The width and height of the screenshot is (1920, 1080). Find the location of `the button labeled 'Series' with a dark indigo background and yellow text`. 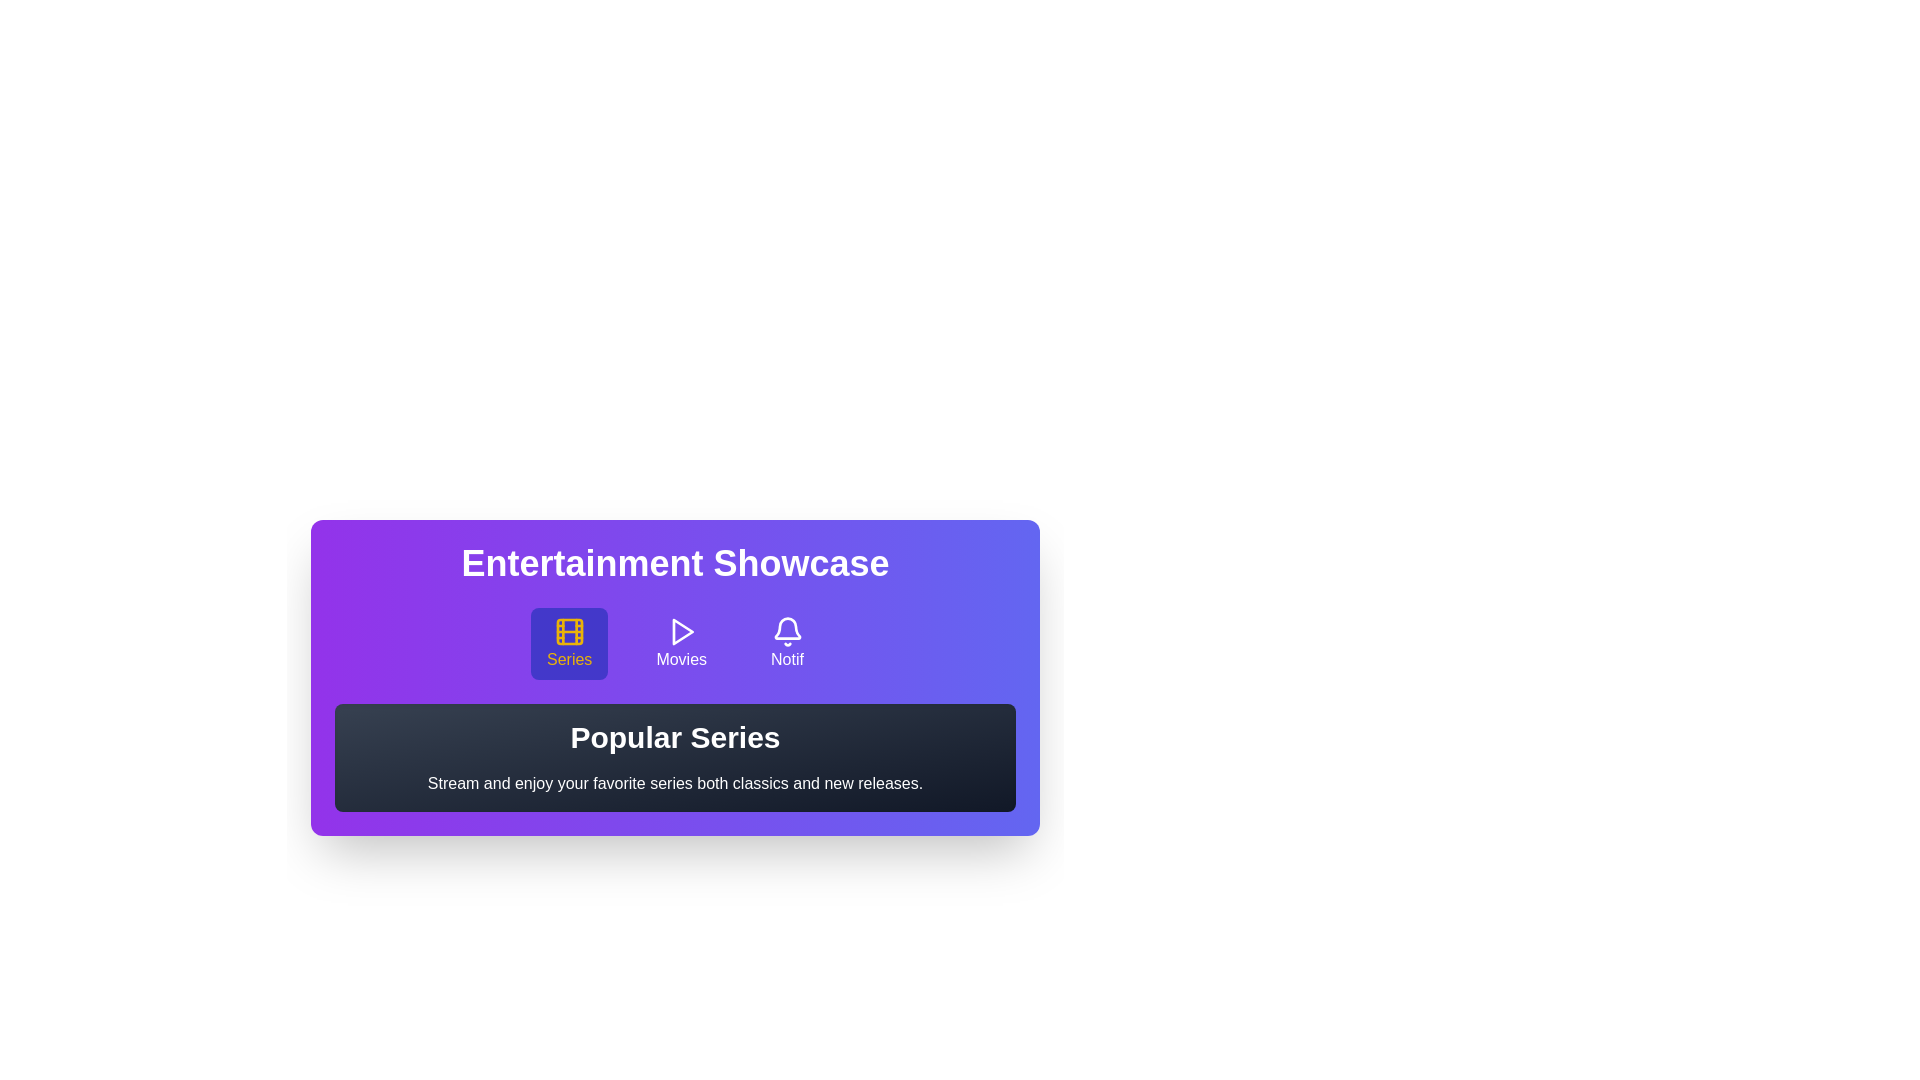

the button labeled 'Series' with a dark indigo background and yellow text is located at coordinates (568, 644).